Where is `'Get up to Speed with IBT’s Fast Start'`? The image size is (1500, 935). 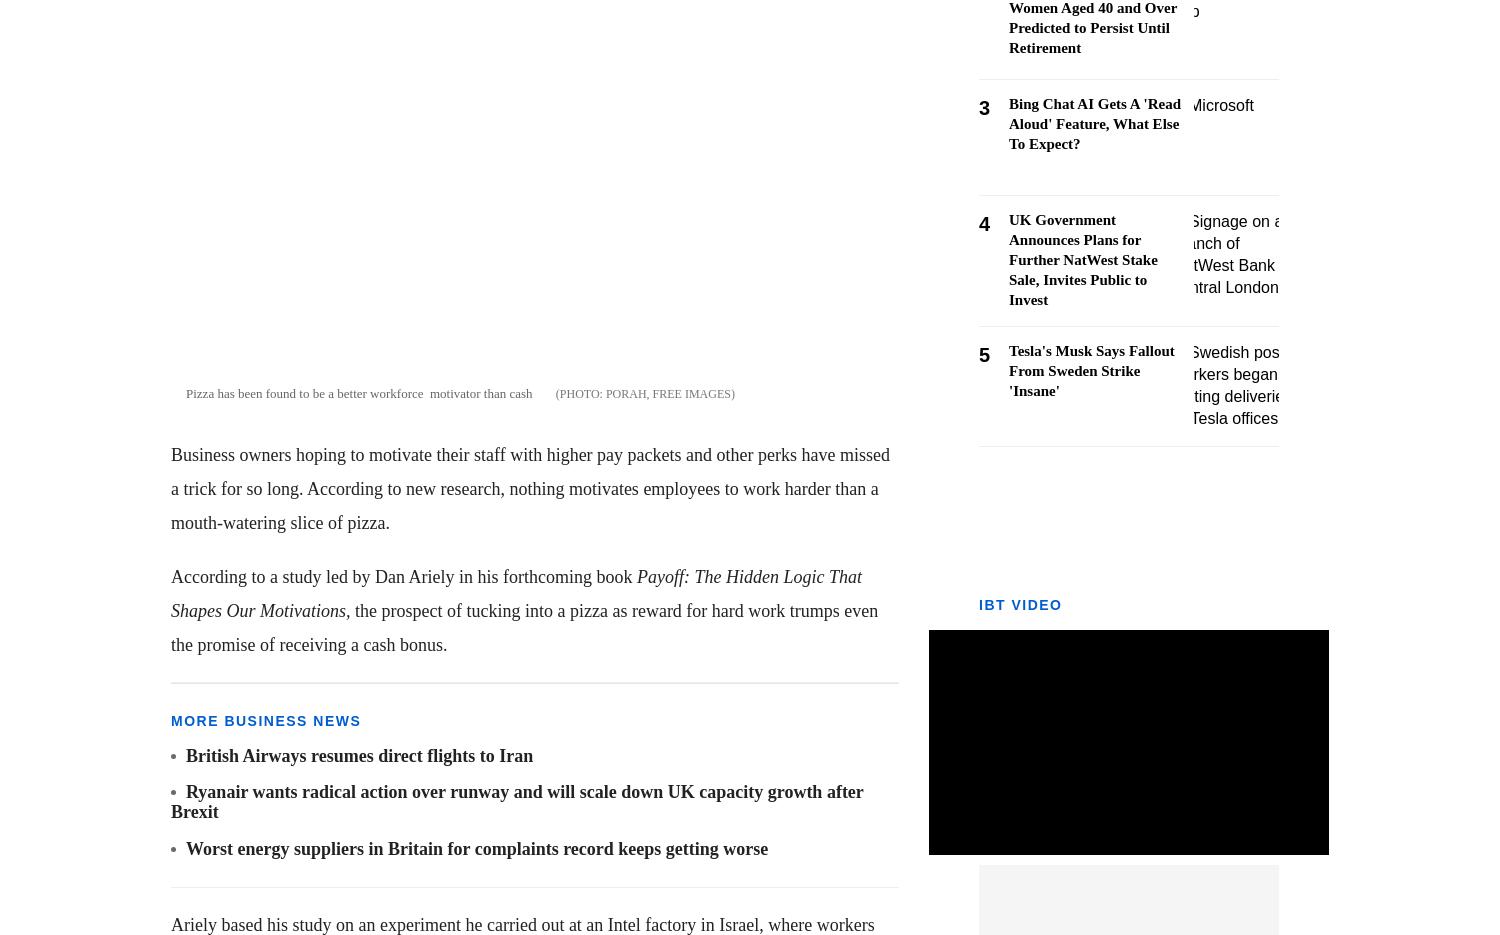
'Get up to Speed with IBT’s Fast Start' is located at coordinates (1167, 487).